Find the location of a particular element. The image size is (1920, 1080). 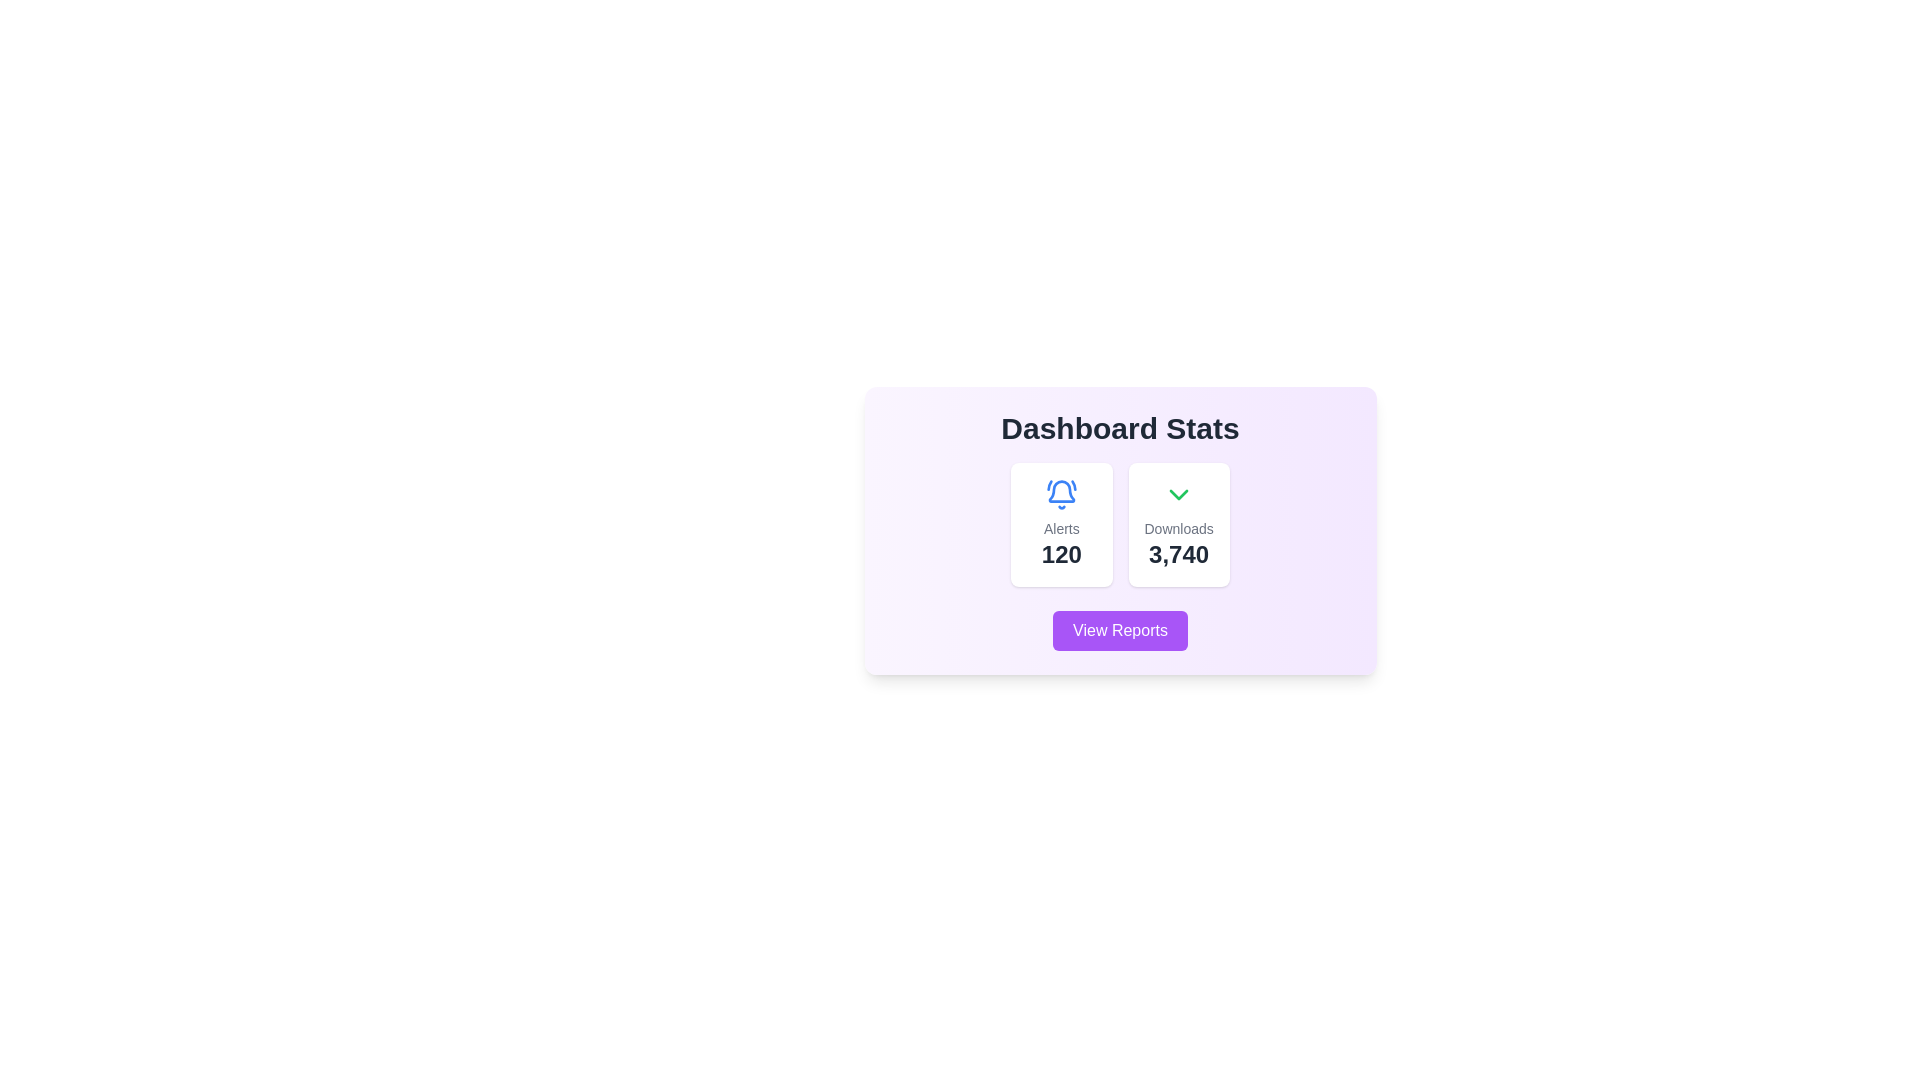

the alert notification icon located at the upper part of the card in the left section of the 'Dashboard Stats' interface is located at coordinates (1060, 494).